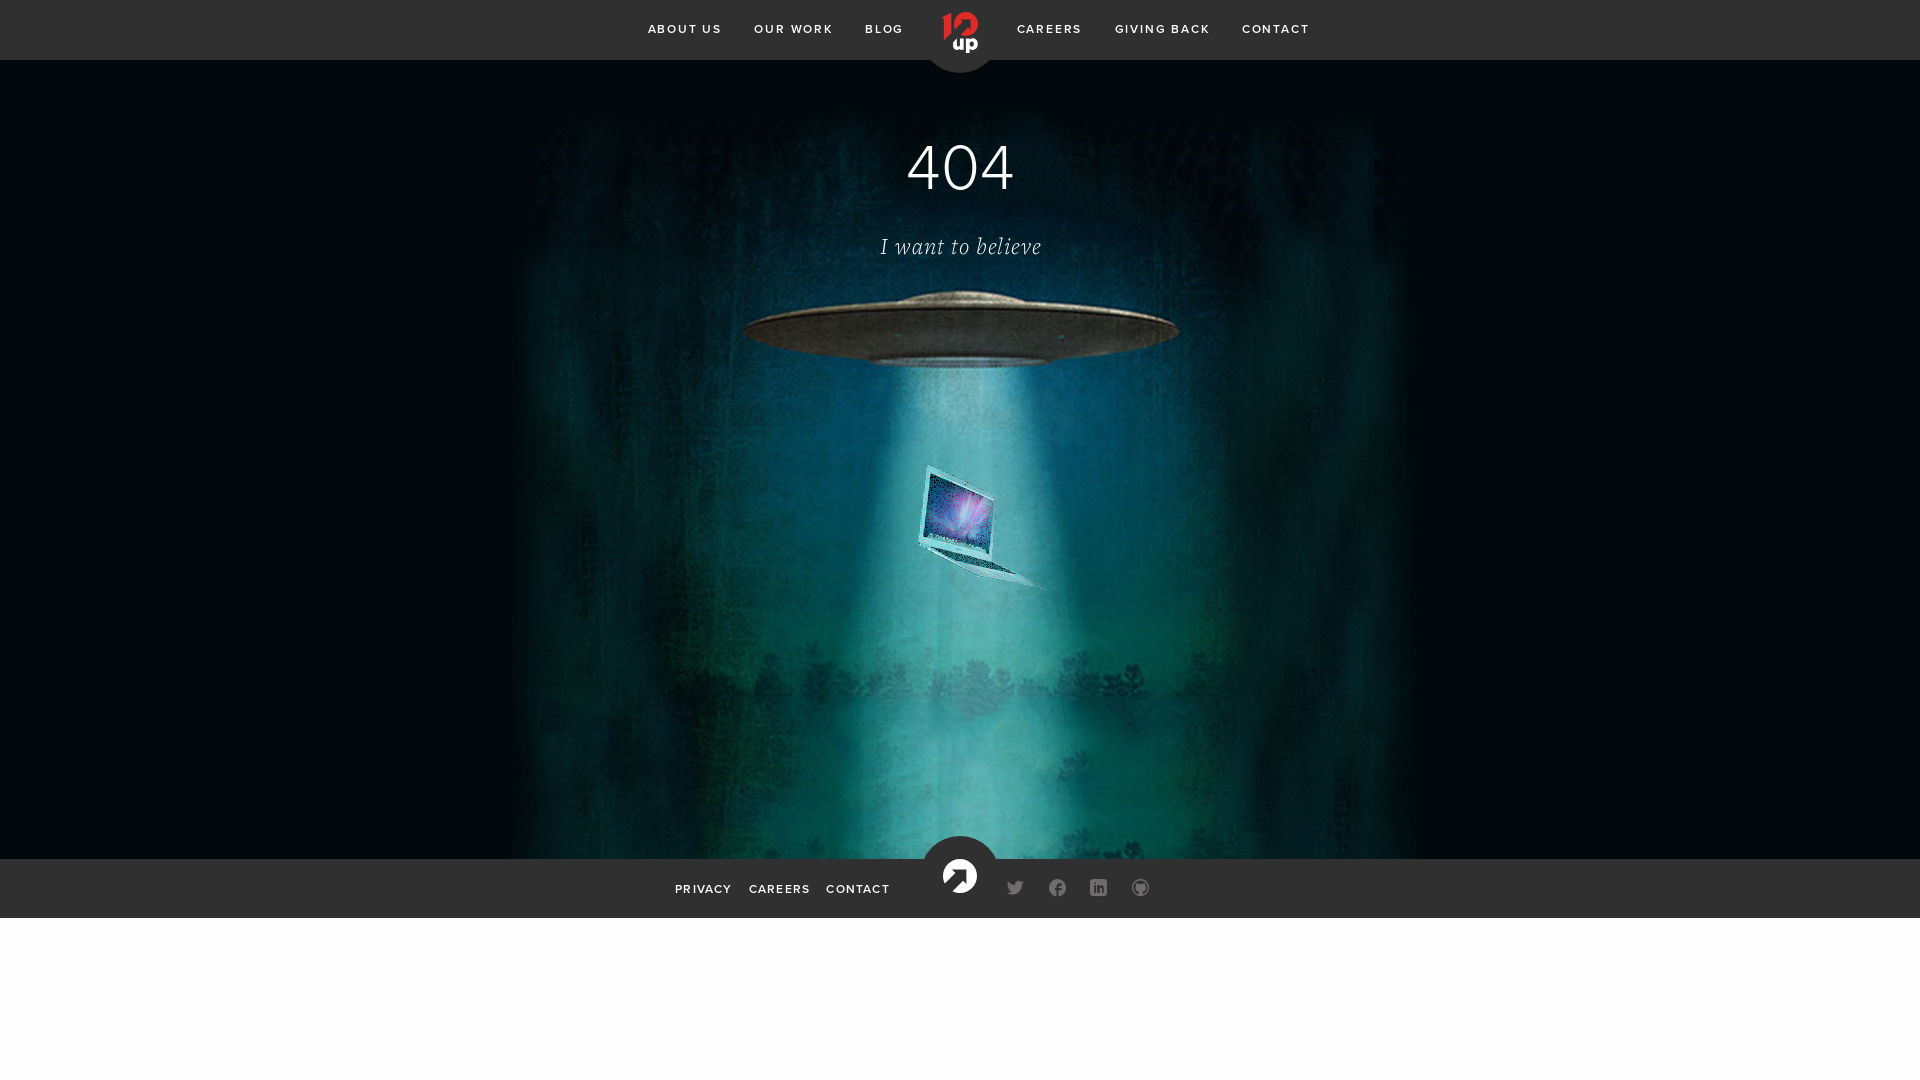 The height and width of the screenshot is (1080, 1920). What do you see at coordinates (1123, 889) in the screenshot?
I see `'GITHUB'` at bounding box center [1123, 889].